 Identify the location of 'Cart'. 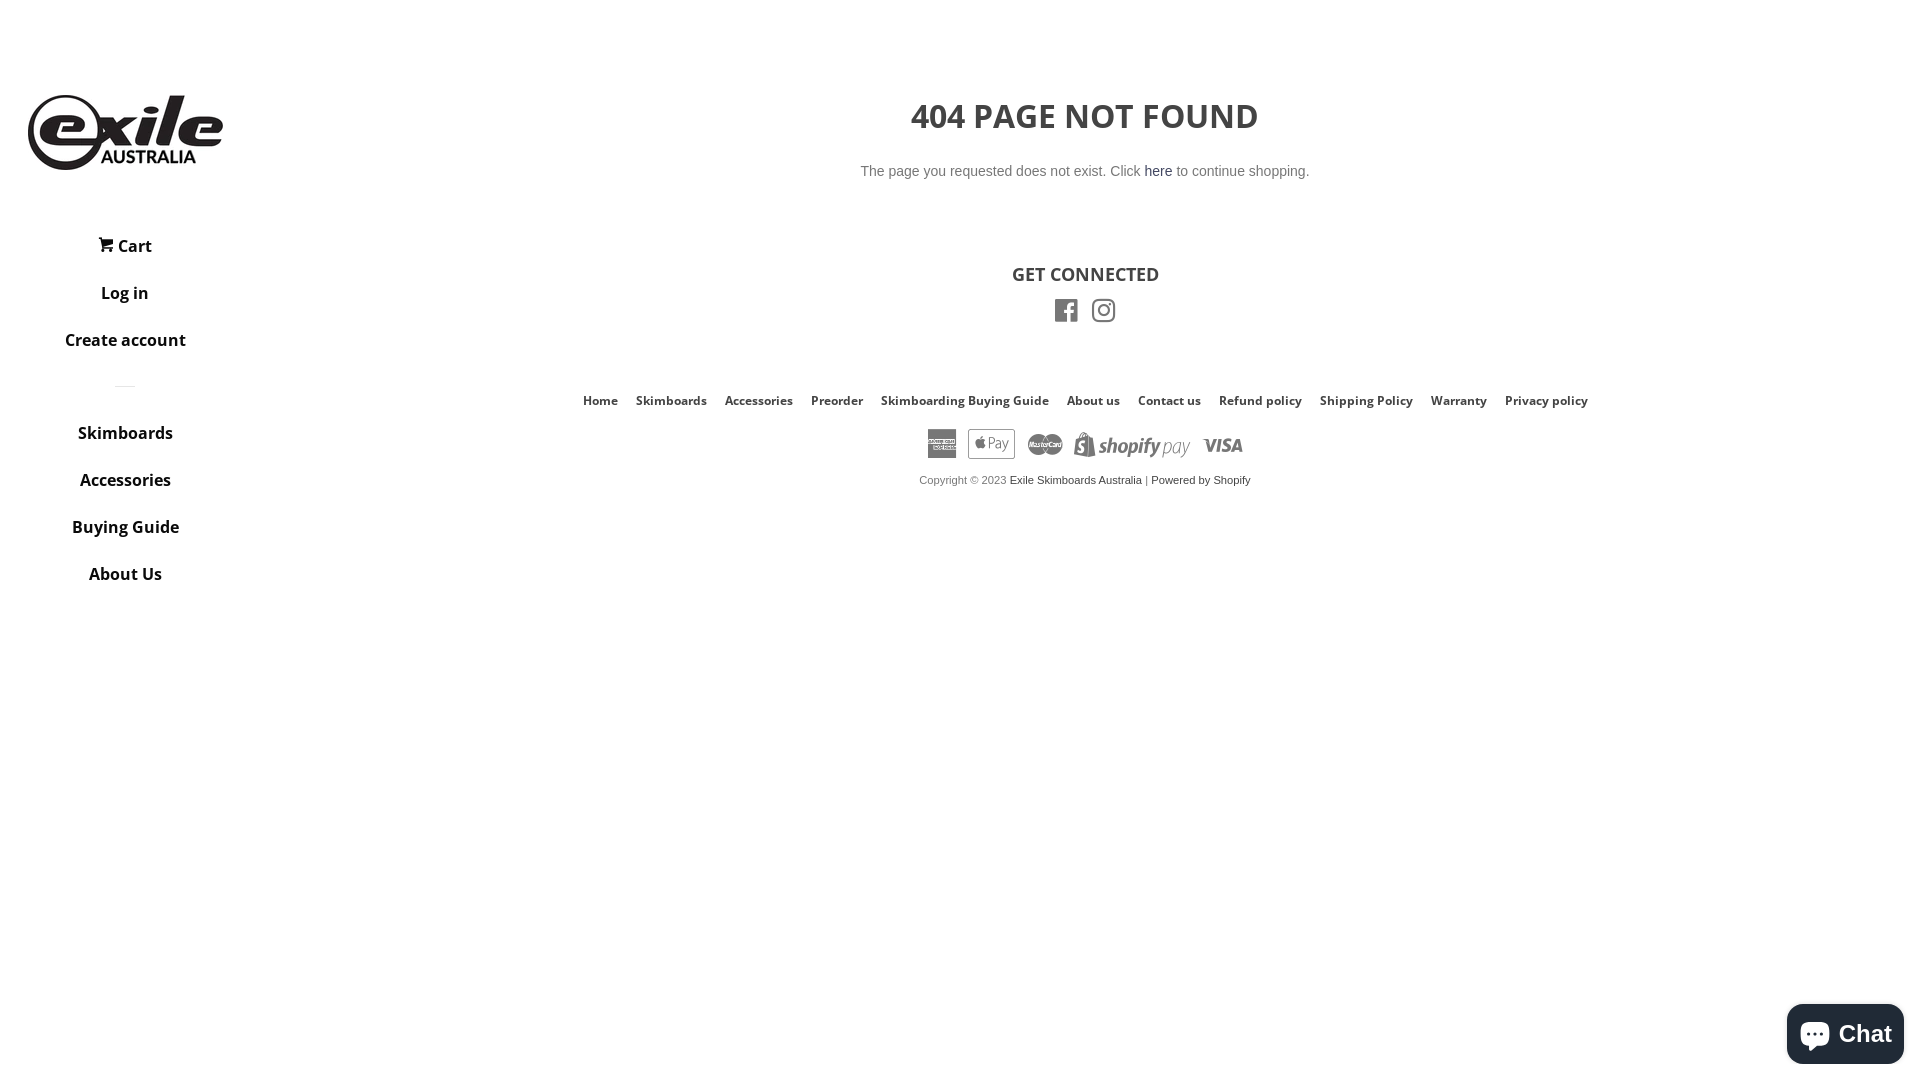
(123, 252).